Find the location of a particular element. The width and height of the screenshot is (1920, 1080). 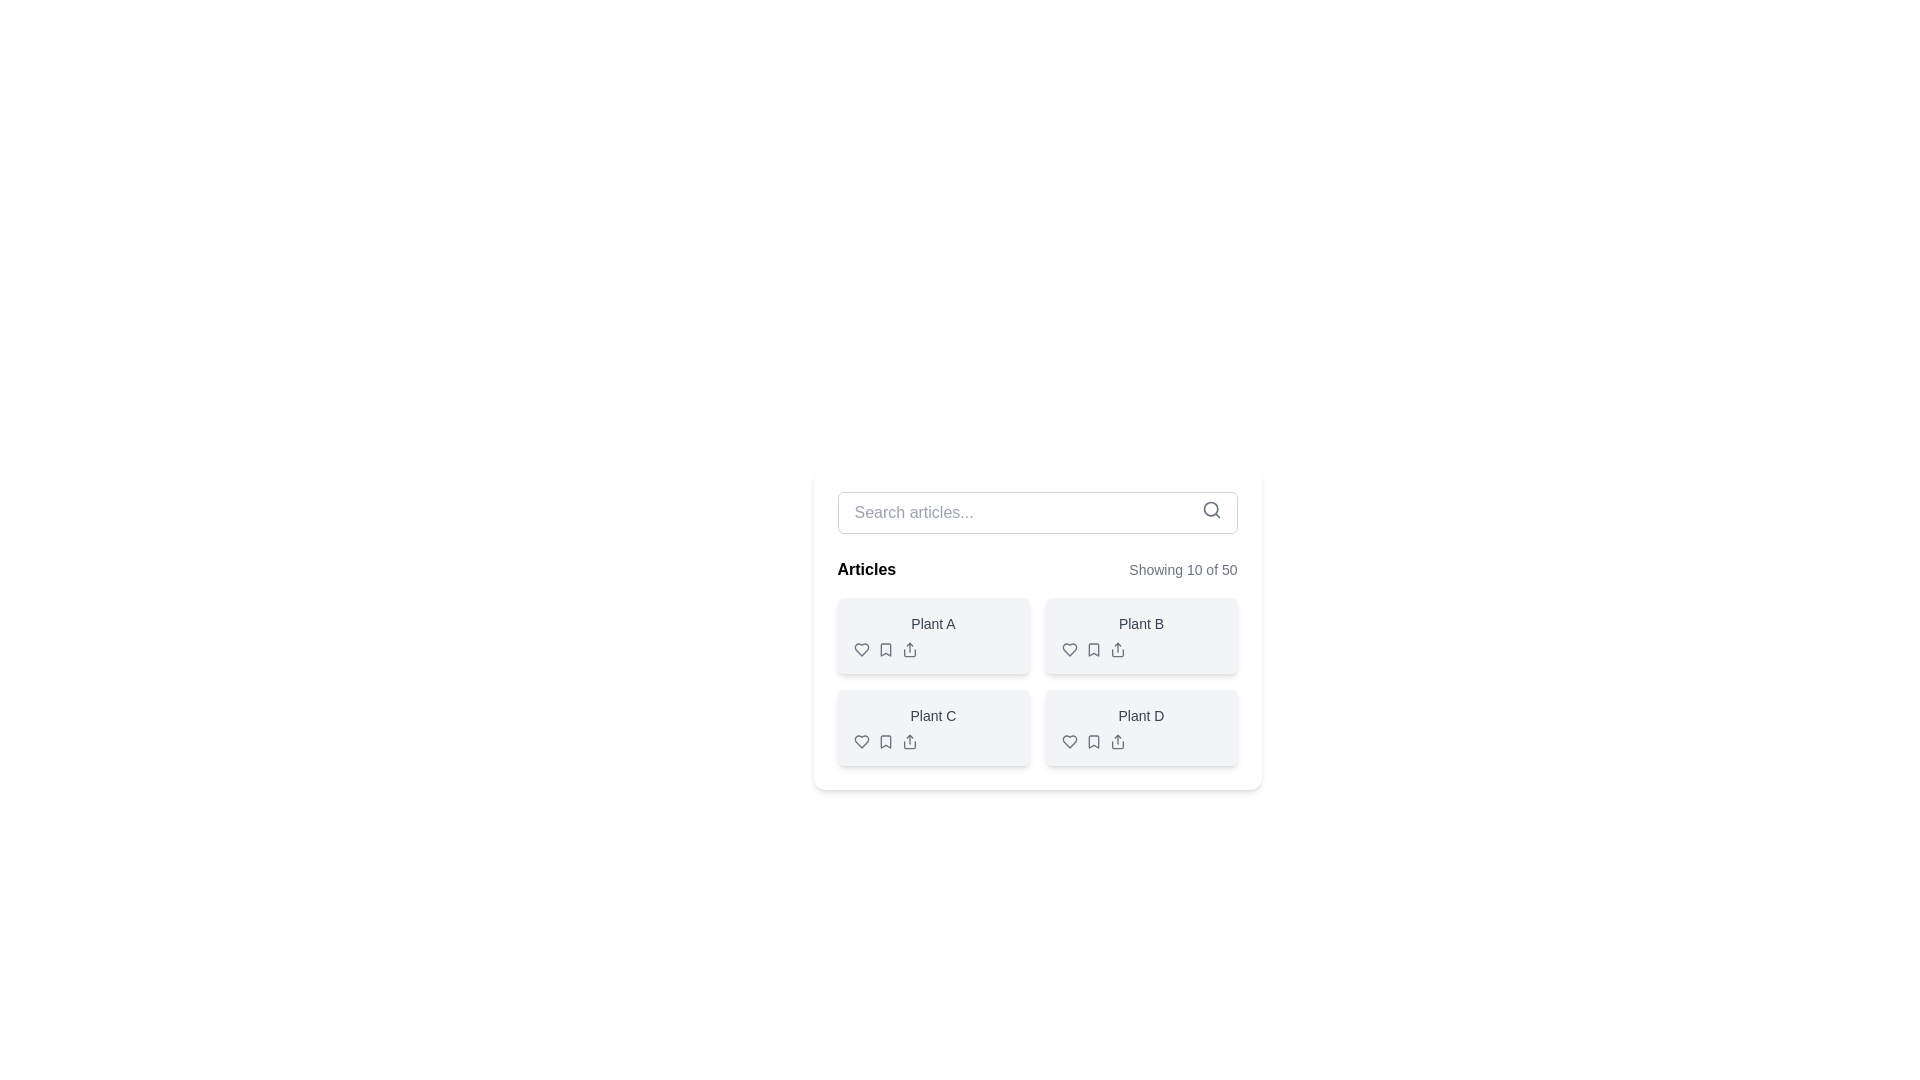

the search icon represented by a magnifying glass in the top-right corner of the 'Search articles...' input field is located at coordinates (1210, 508).